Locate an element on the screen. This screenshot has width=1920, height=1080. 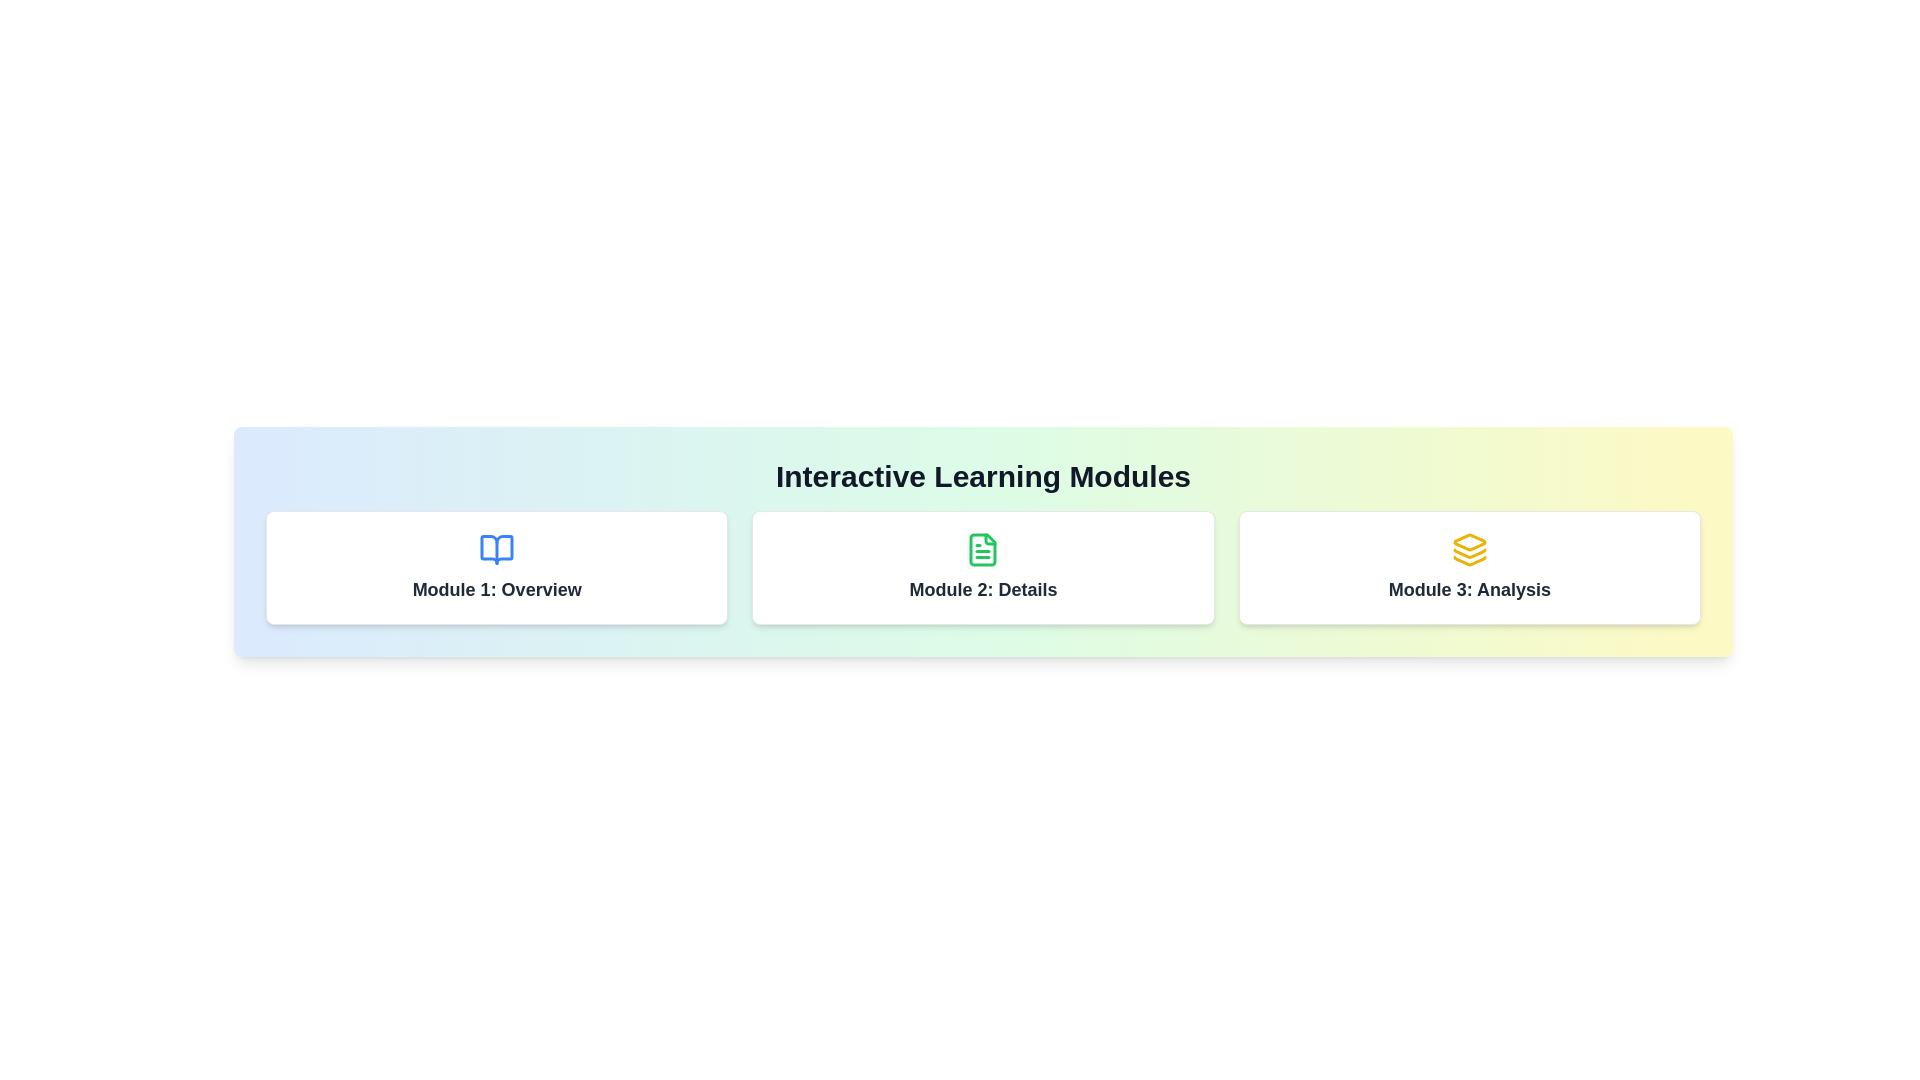
the icon representing the first module, located at the center of the first card labeled 'Module 1: Overview', which is directly above the text of that card is located at coordinates (497, 550).